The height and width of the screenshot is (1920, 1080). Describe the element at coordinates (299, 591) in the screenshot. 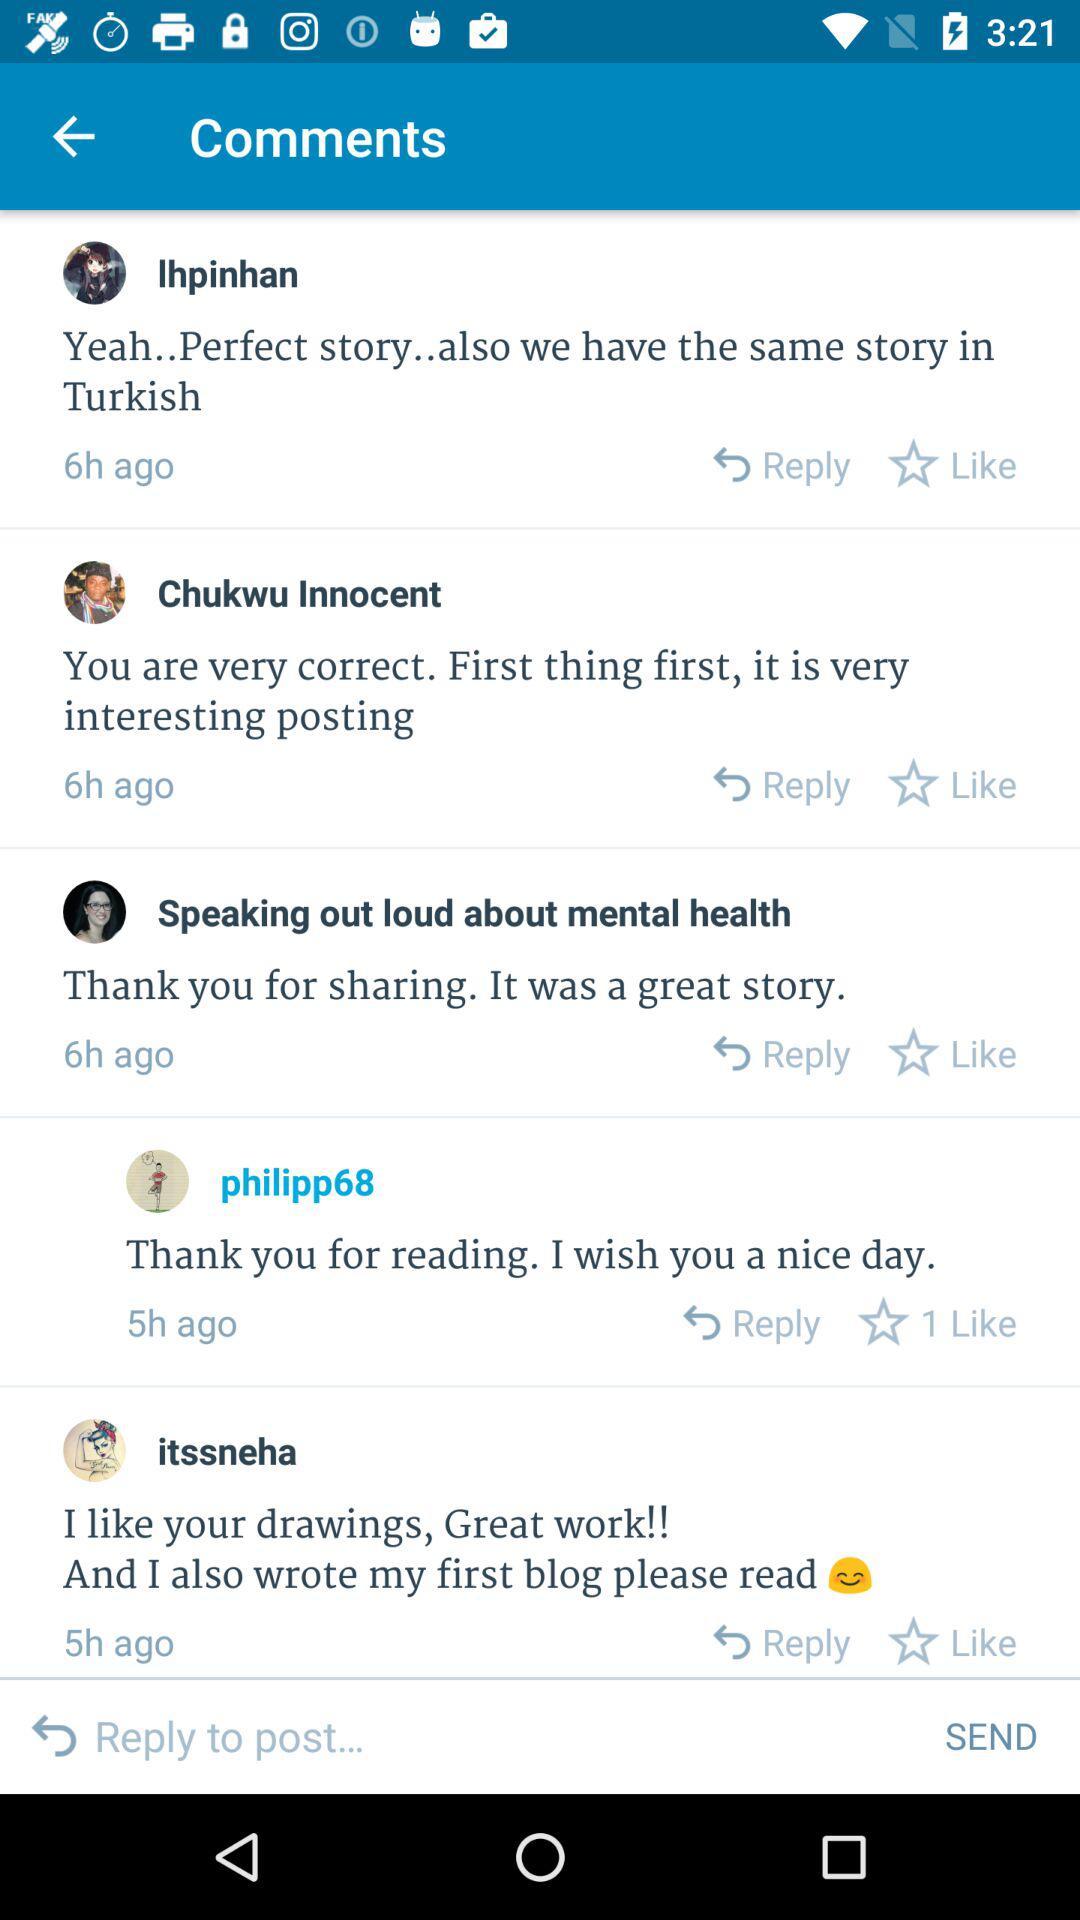

I see `icon below 6h ago item` at that location.